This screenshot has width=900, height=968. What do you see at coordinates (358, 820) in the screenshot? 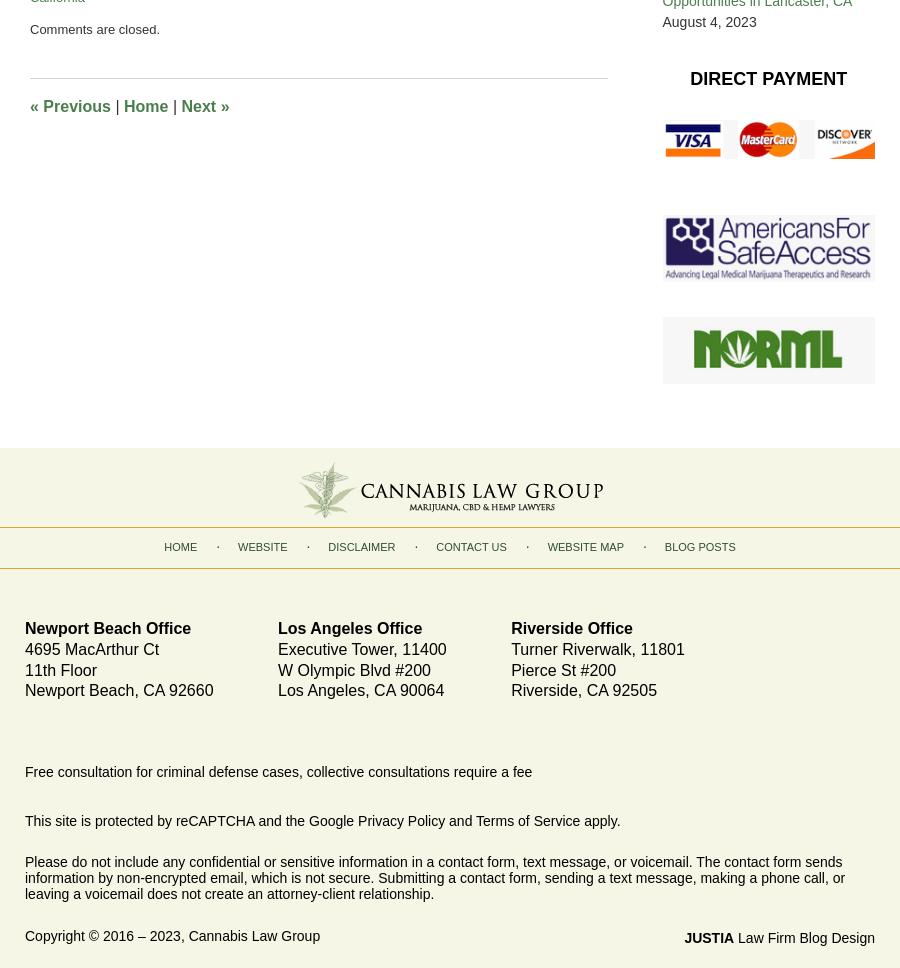
I see `'Privacy Policy'` at bounding box center [358, 820].